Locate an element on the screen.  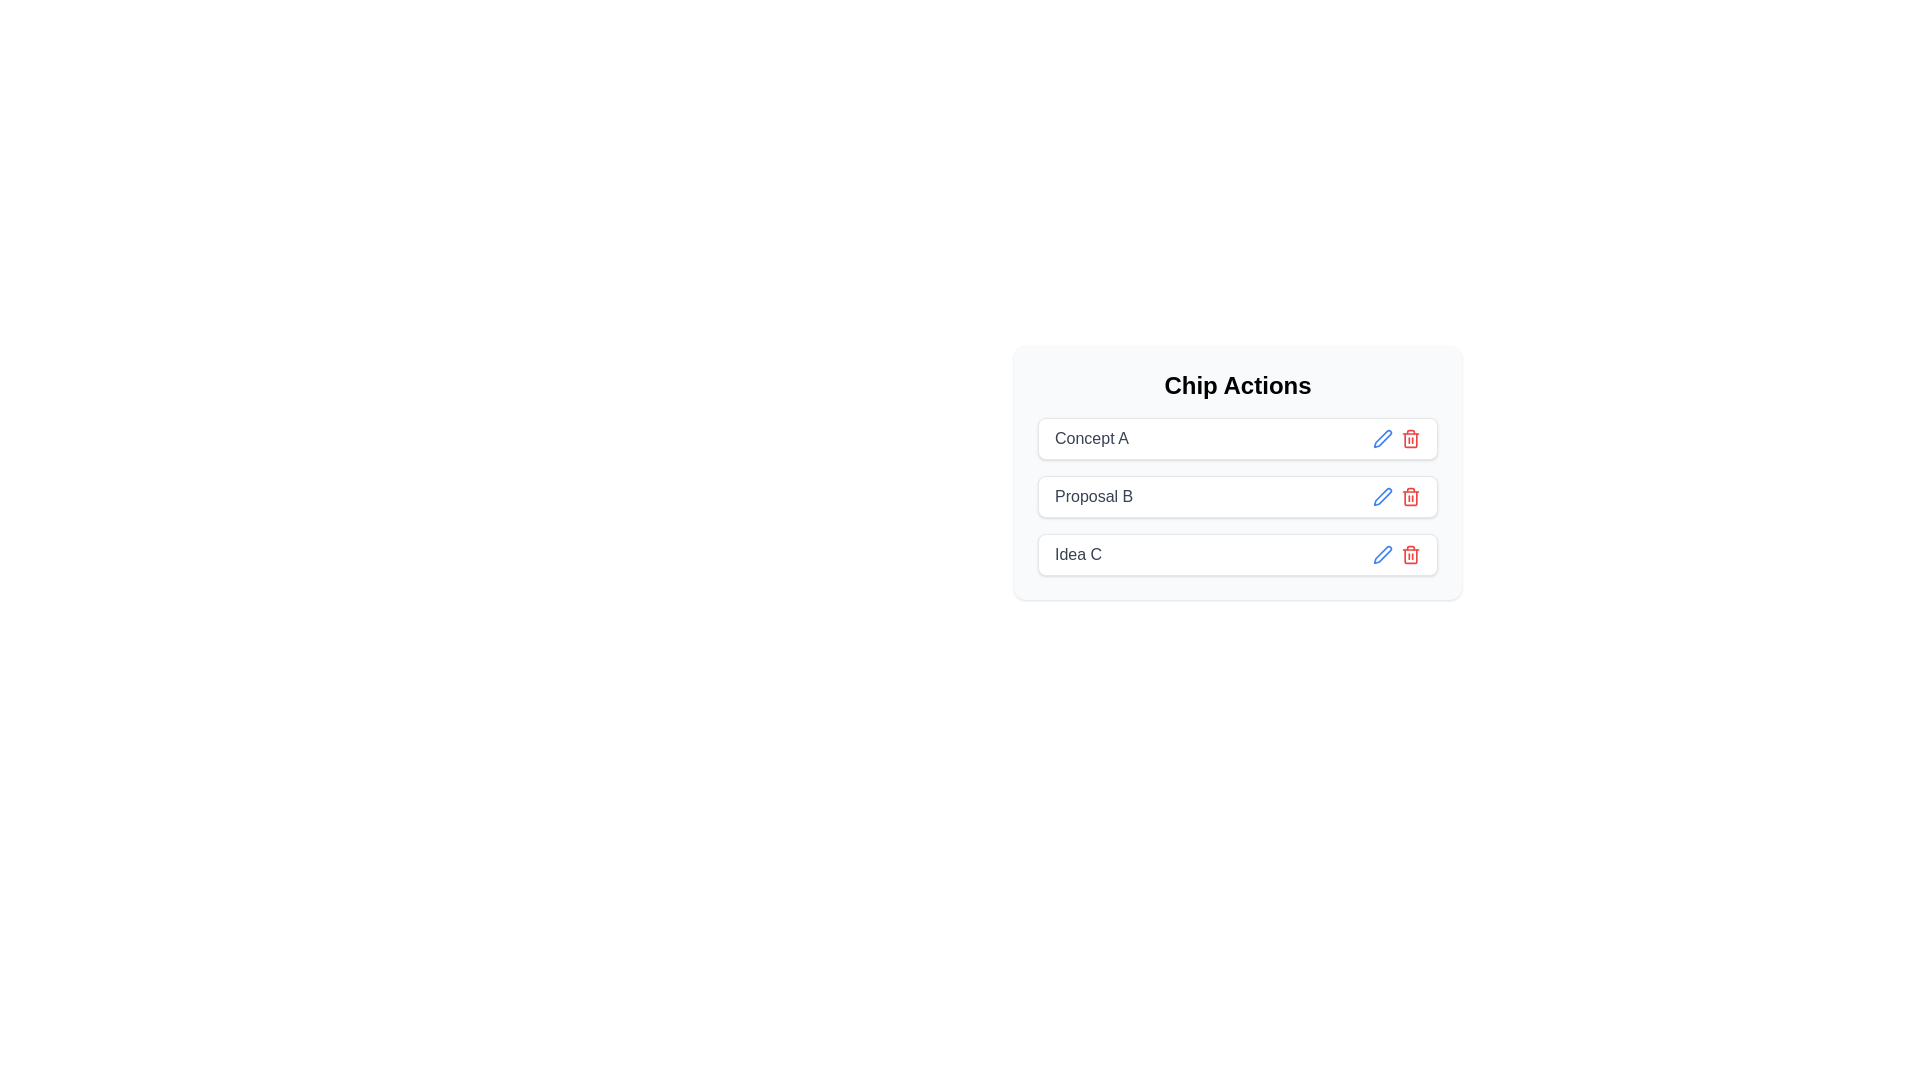
the edit button next to the chip labeled Idea C is located at coordinates (1381, 555).